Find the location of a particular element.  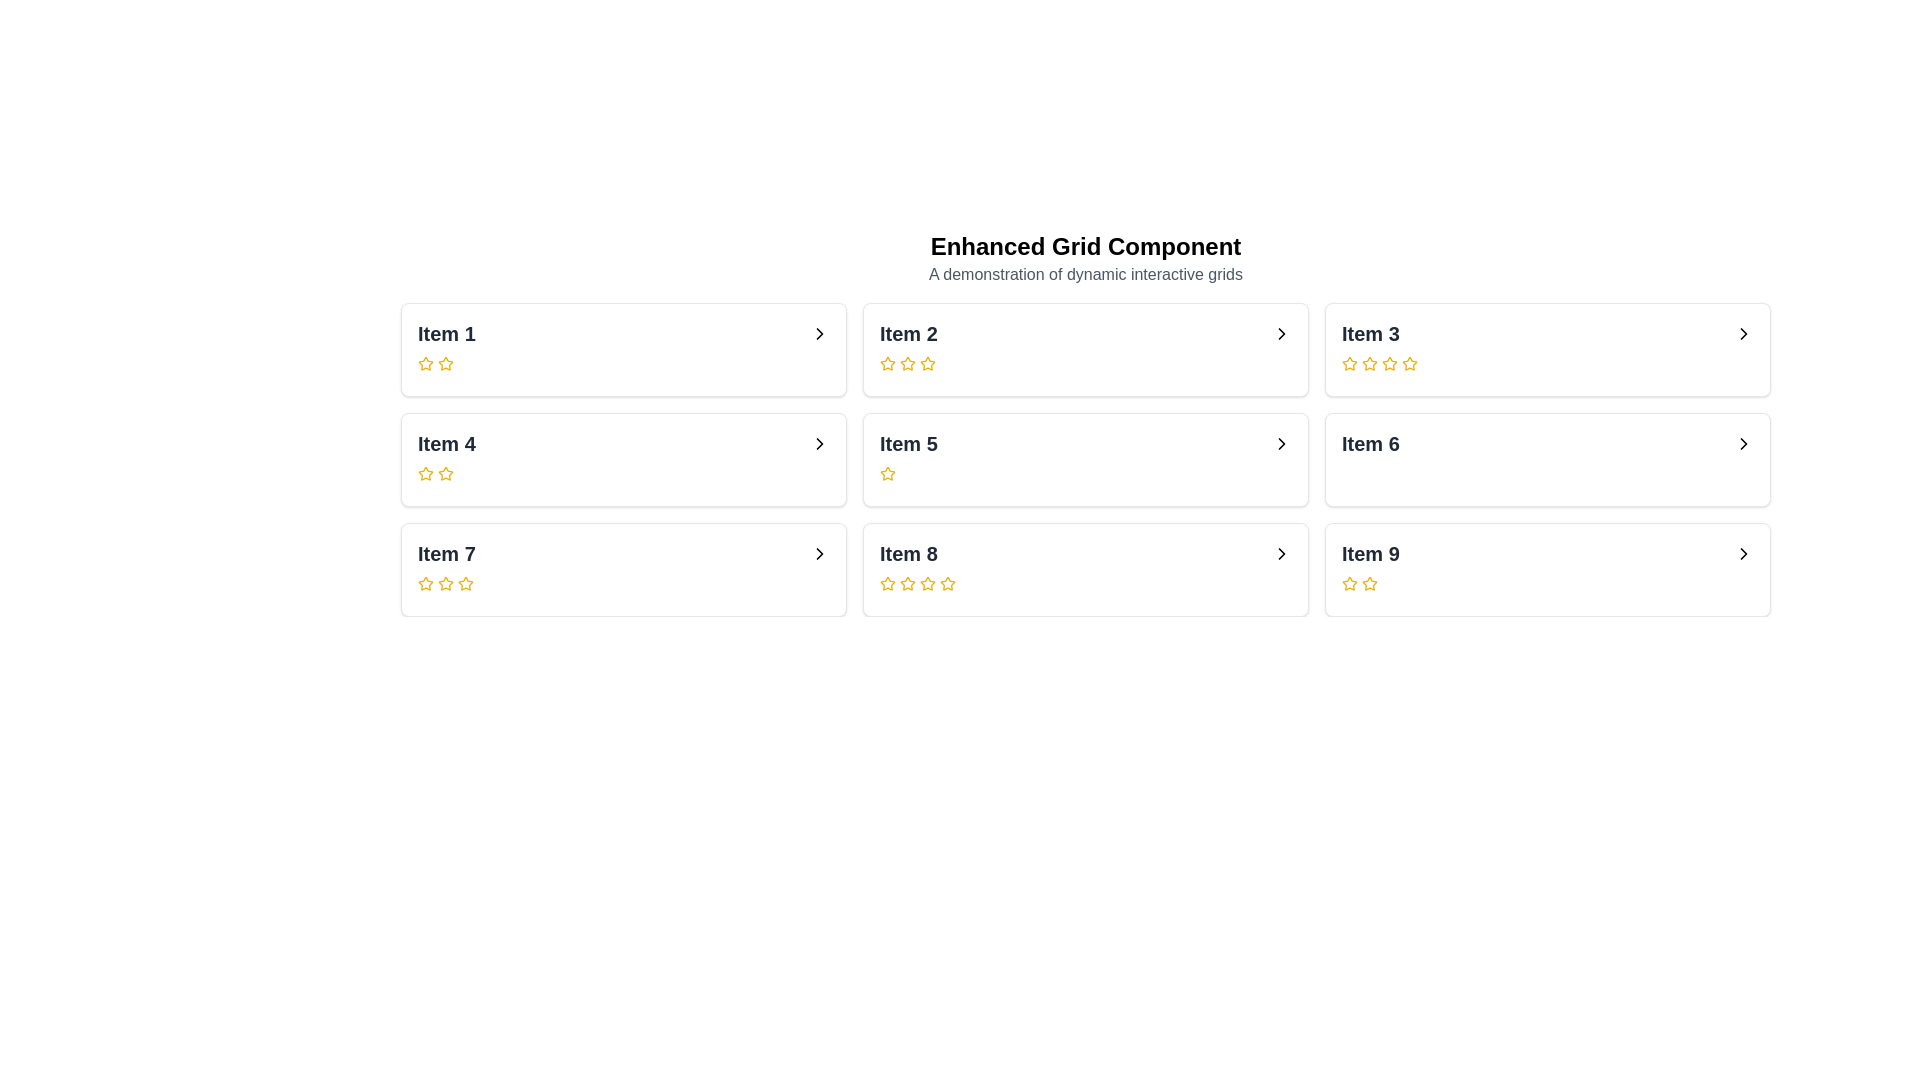

the first rating star in the group of three stars for 'Item 1' is located at coordinates (425, 363).